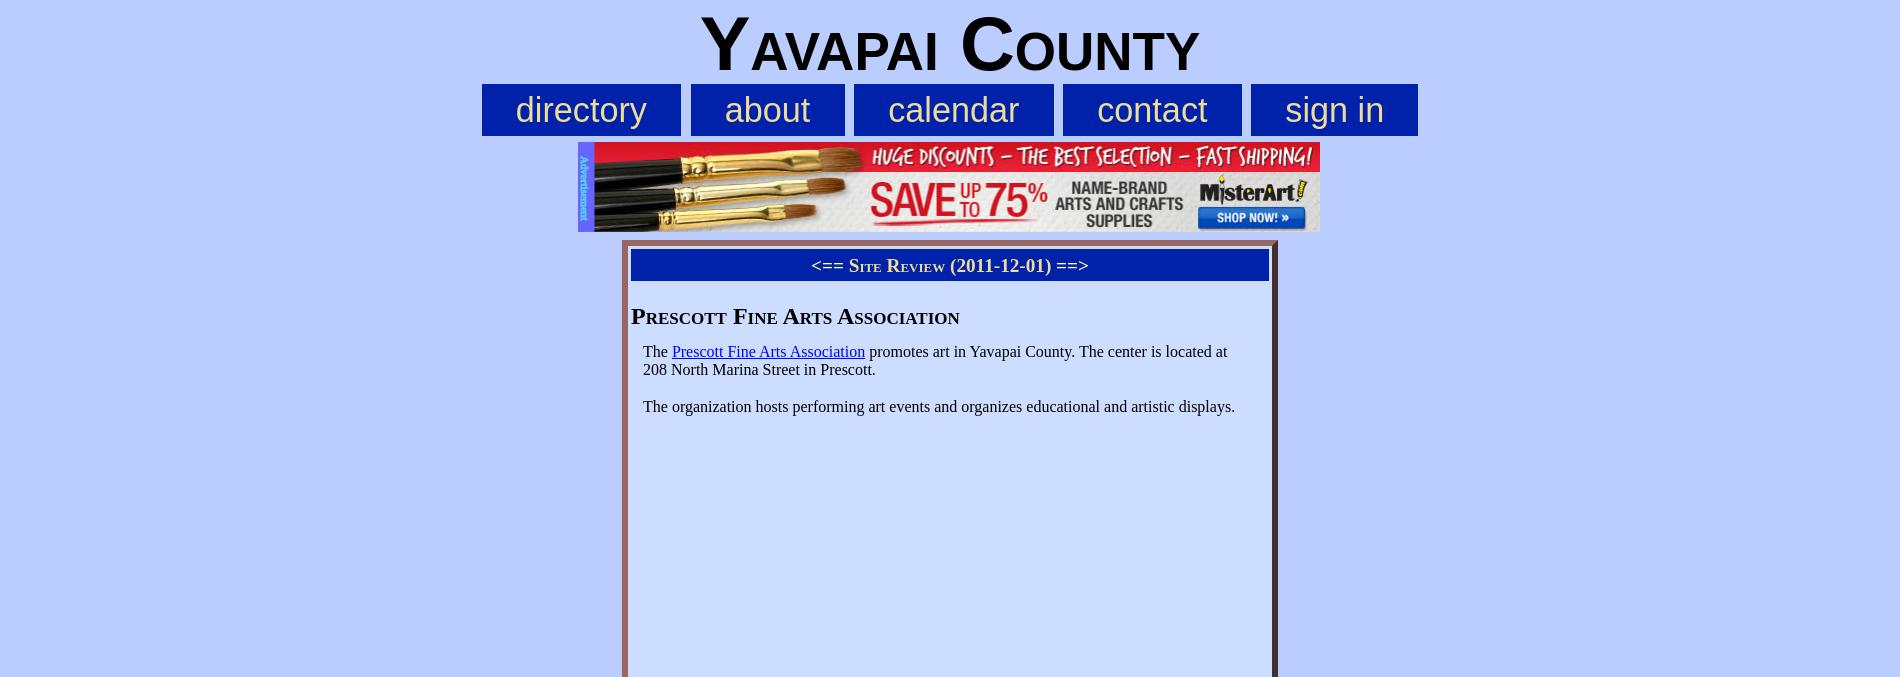 The height and width of the screenshot is (677, 1900). I want to click on 'directory', so click(515, 110).